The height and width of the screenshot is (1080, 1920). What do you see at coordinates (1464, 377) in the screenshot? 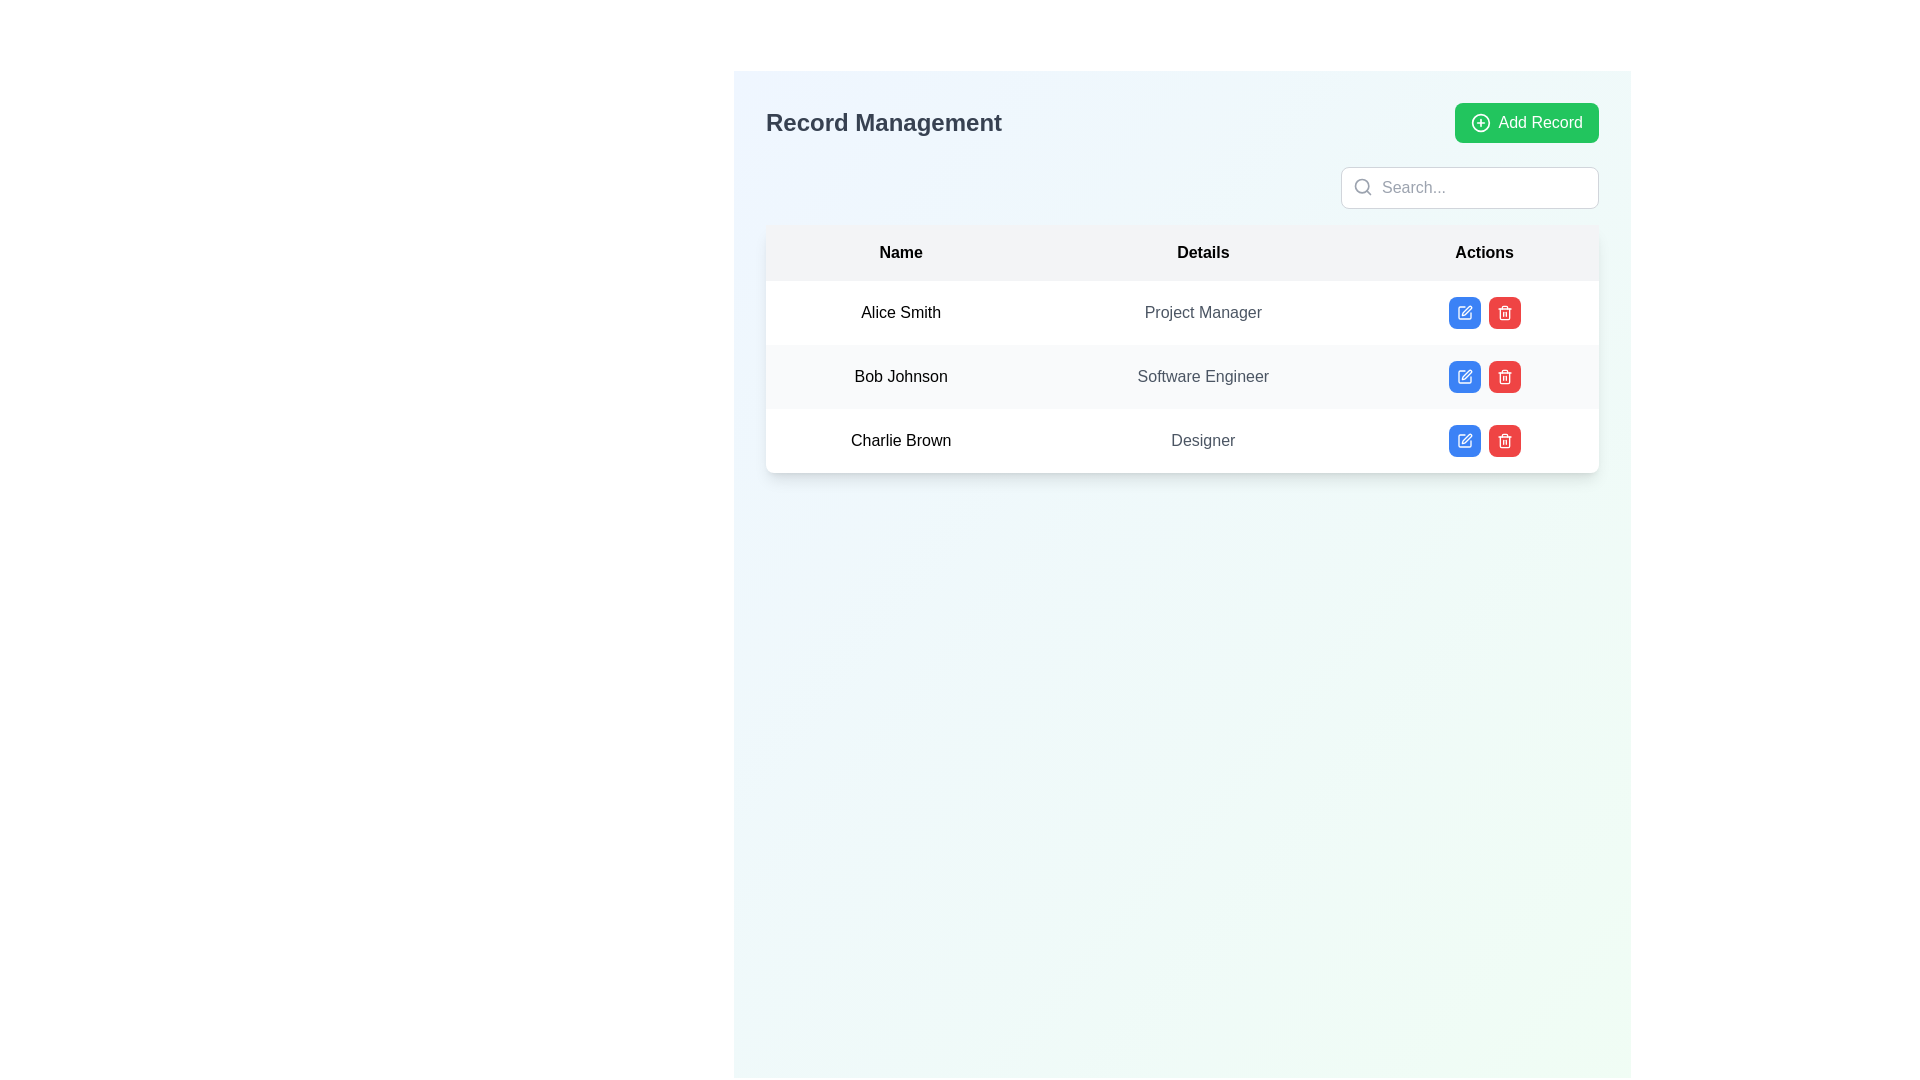
I see `the edit button in the 'Actions' column for the 'Software Engineer' entry, which is the first button in that column` at bounding box center [1464, 377].